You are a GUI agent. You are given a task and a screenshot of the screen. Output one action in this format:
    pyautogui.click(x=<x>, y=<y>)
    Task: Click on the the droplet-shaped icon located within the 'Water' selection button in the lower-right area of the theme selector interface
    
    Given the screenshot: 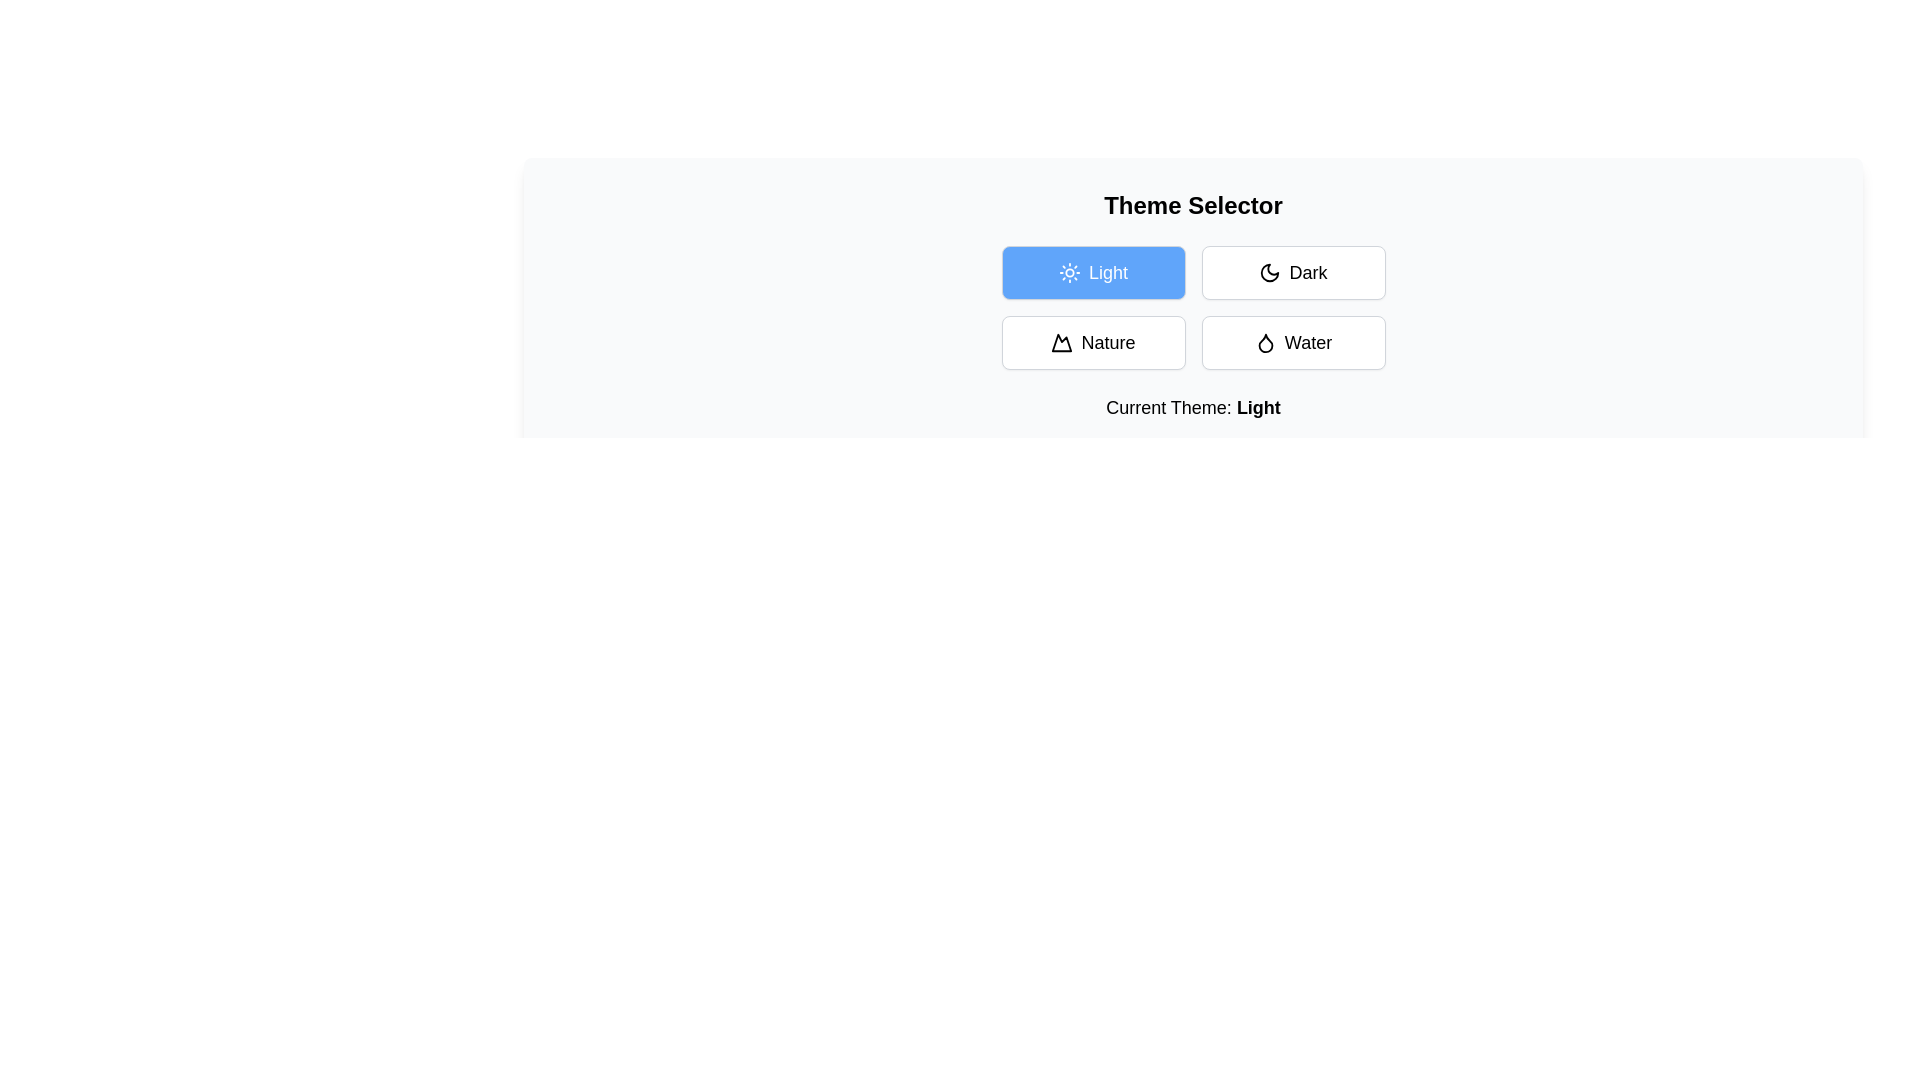 What is the action you would take?
    pyautogui.click(x=1264, y=342)
    